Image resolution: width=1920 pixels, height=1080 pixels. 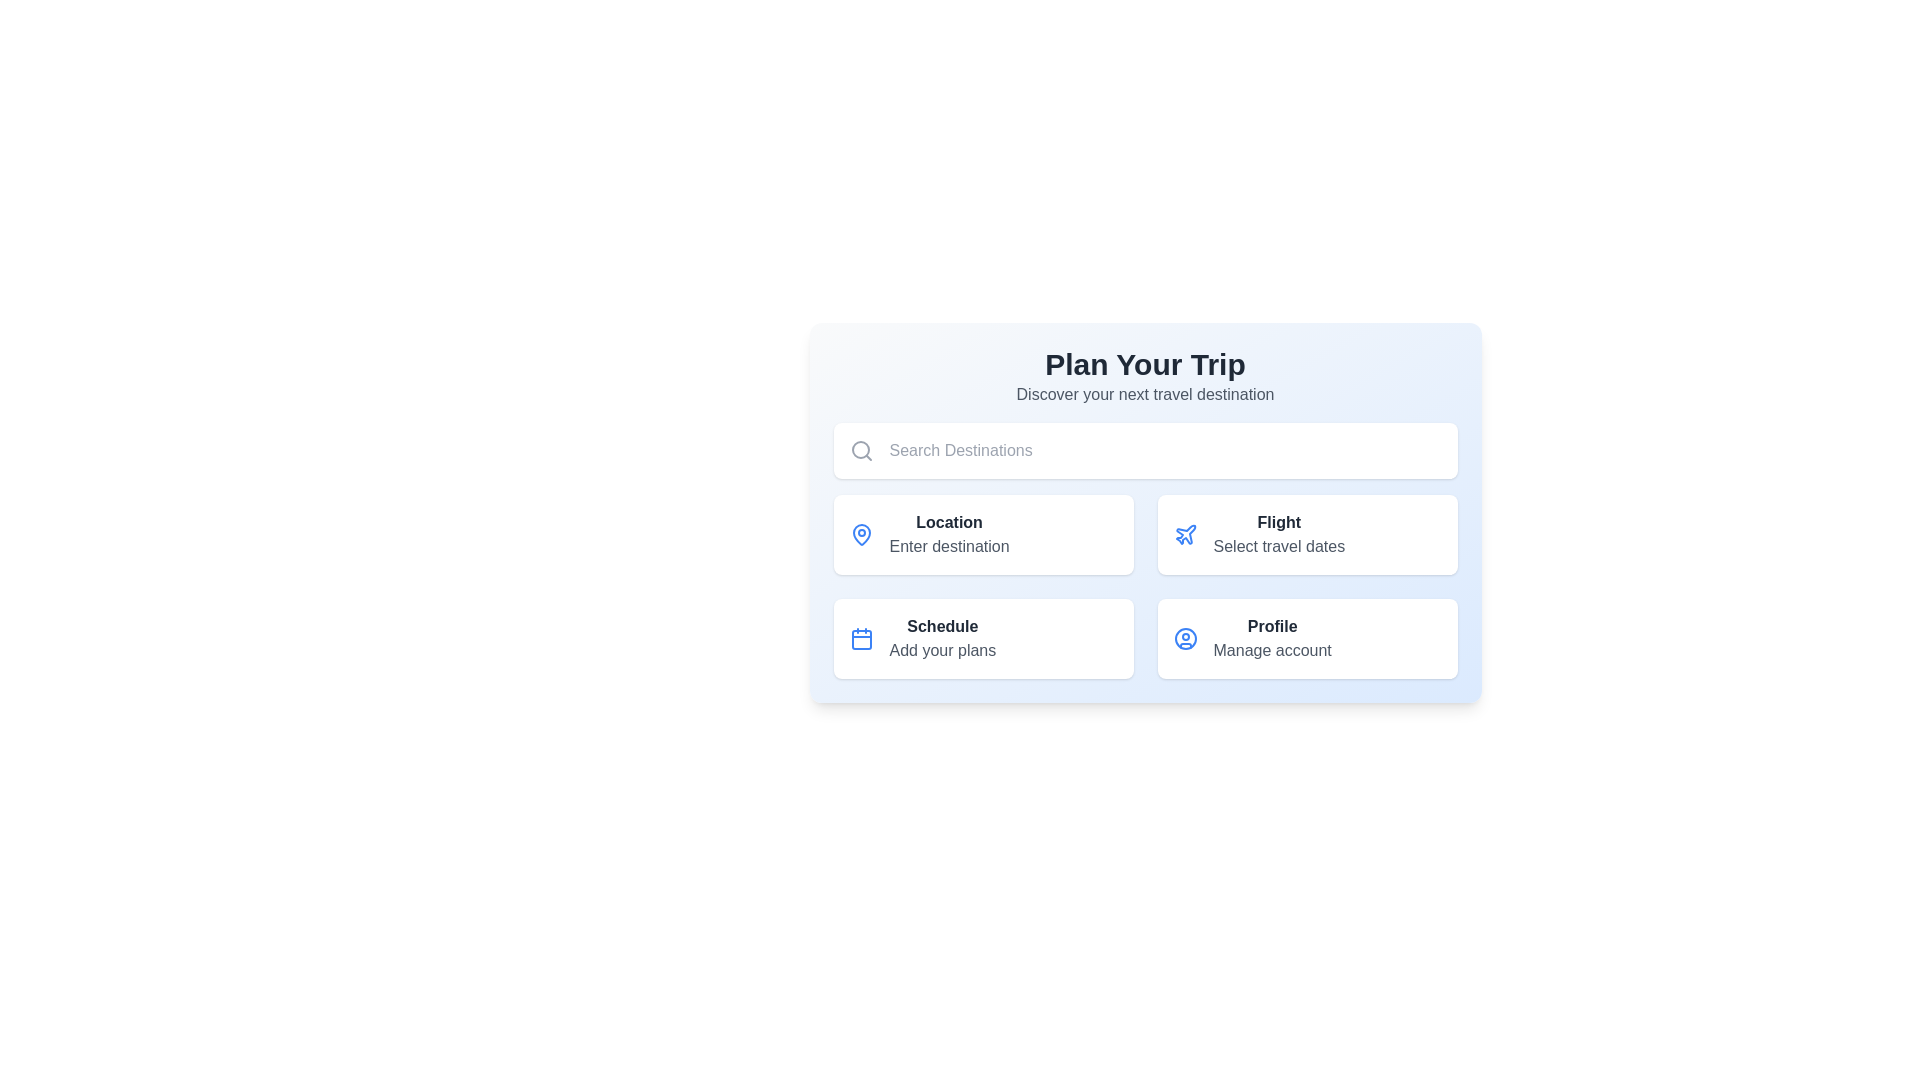 What do you see at coordinates (861, 534) in the screenshot?
I see `the lower half of the pin icon representing the 'Location' feature in the top-left quadrant of the interface` at bounding box center [861, 534].